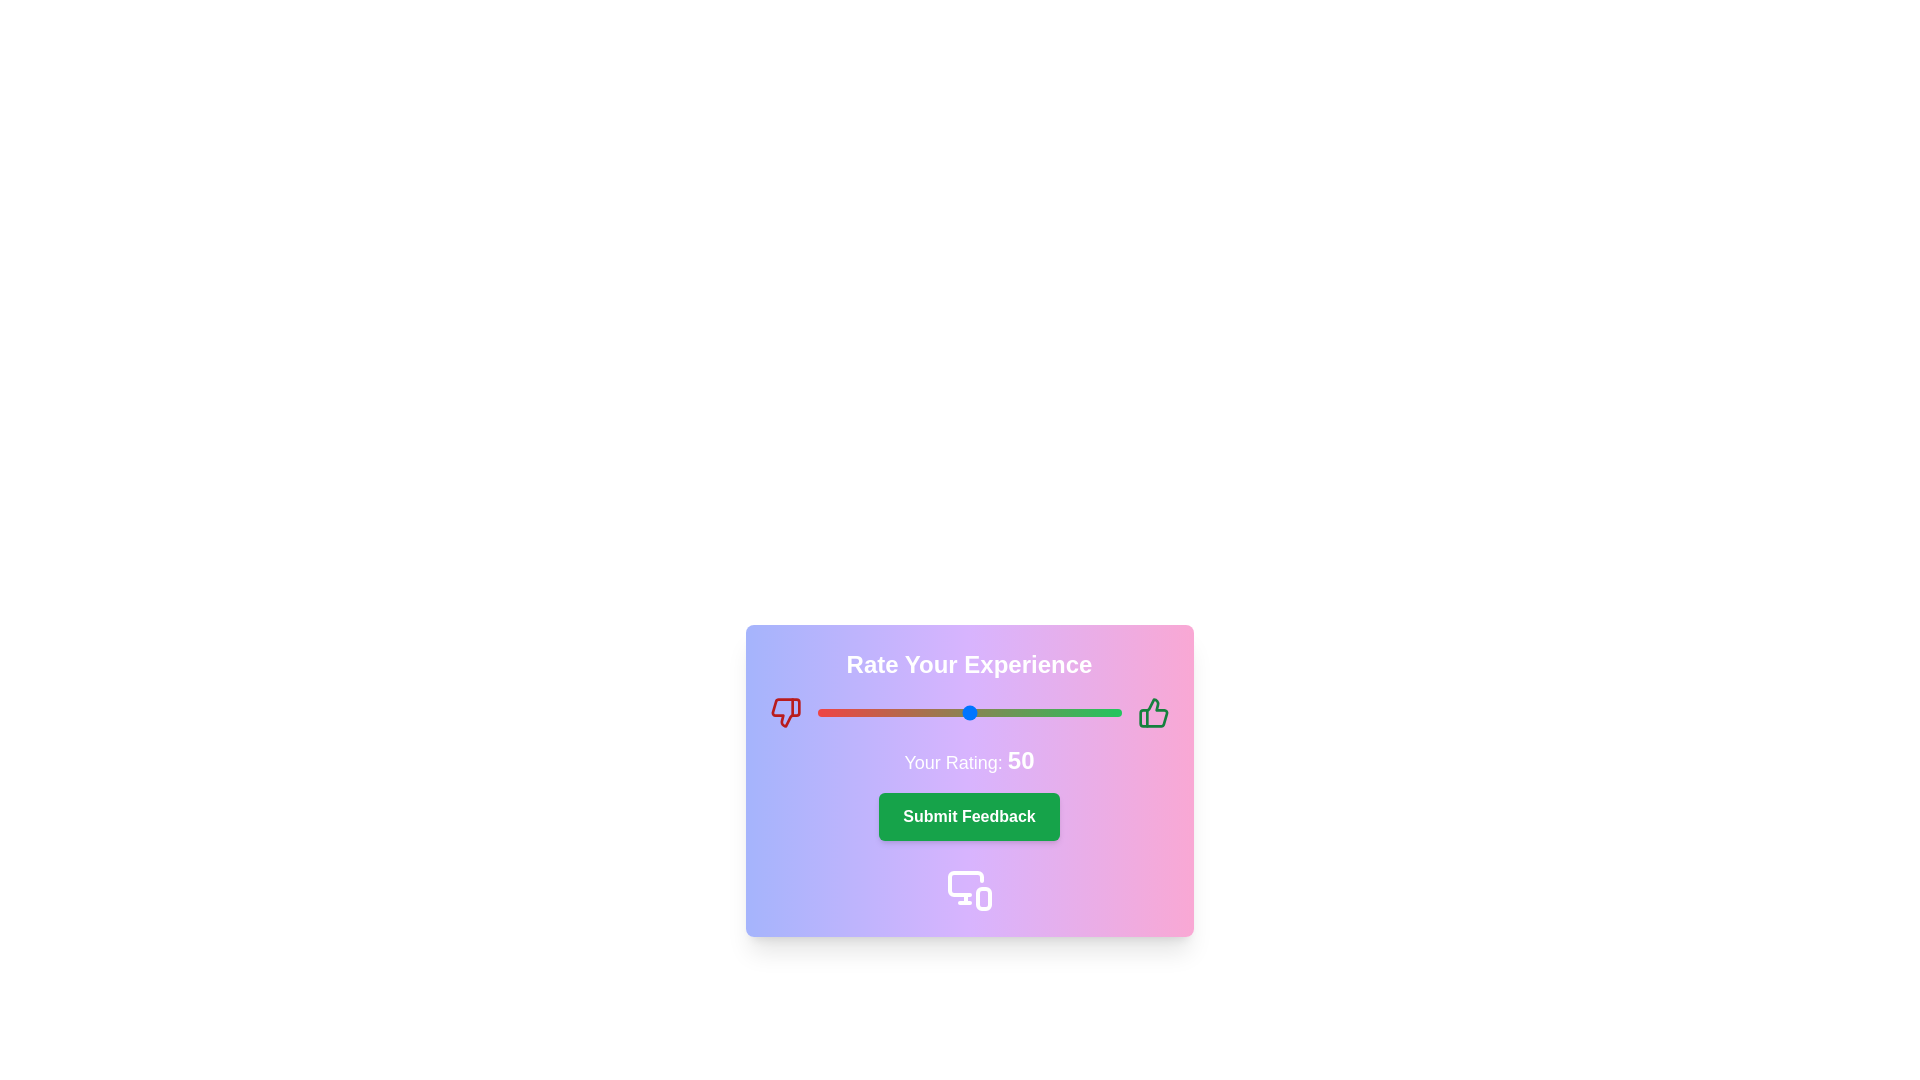 Image resolution: width=1920 pixels, height=1080 pixels. I want to click on the displayed rating text by moving the cursor to its center, so click(969, 760).